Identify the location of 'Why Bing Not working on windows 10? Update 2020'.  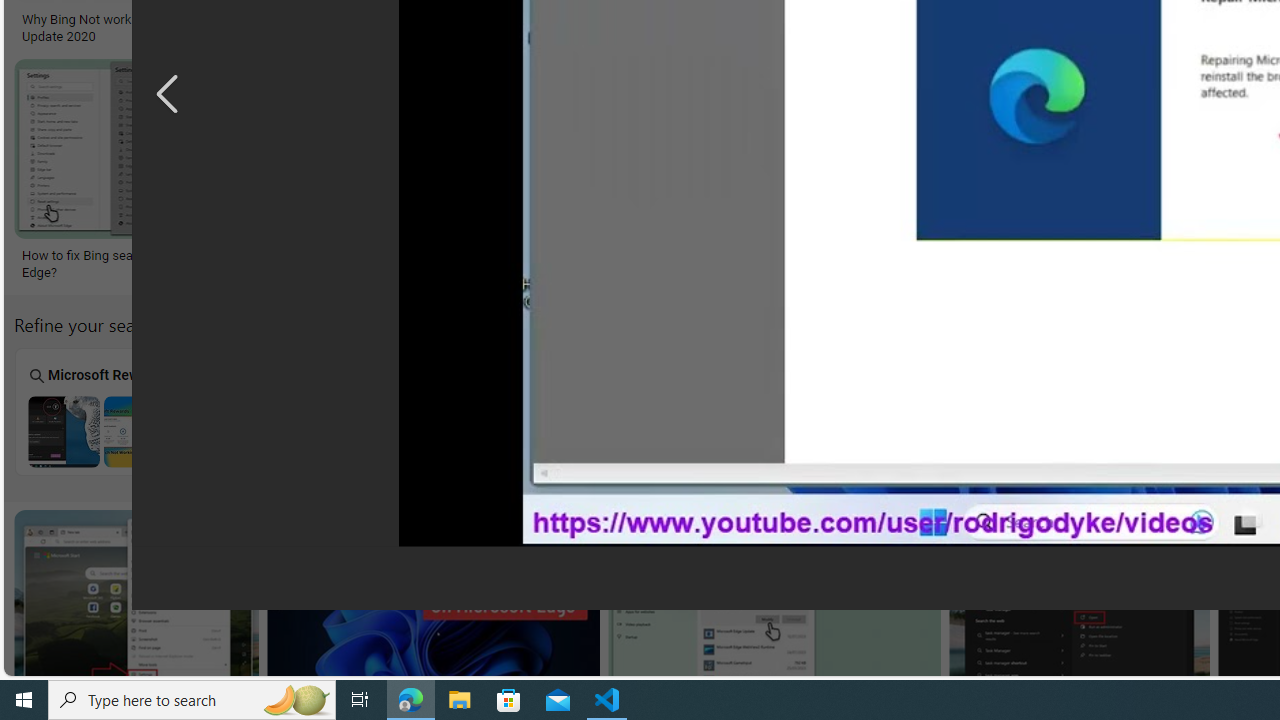
(134, 27).